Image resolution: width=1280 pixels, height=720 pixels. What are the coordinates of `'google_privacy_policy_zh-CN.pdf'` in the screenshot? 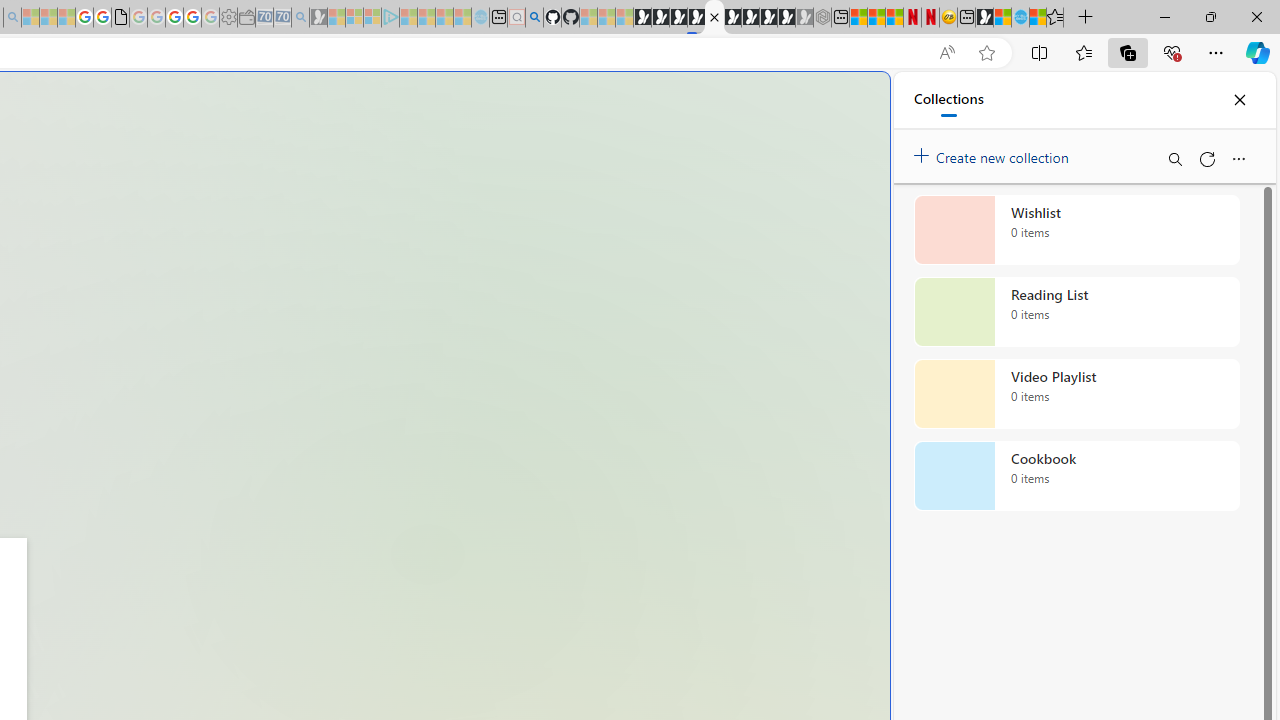 It's located at (119, 17).